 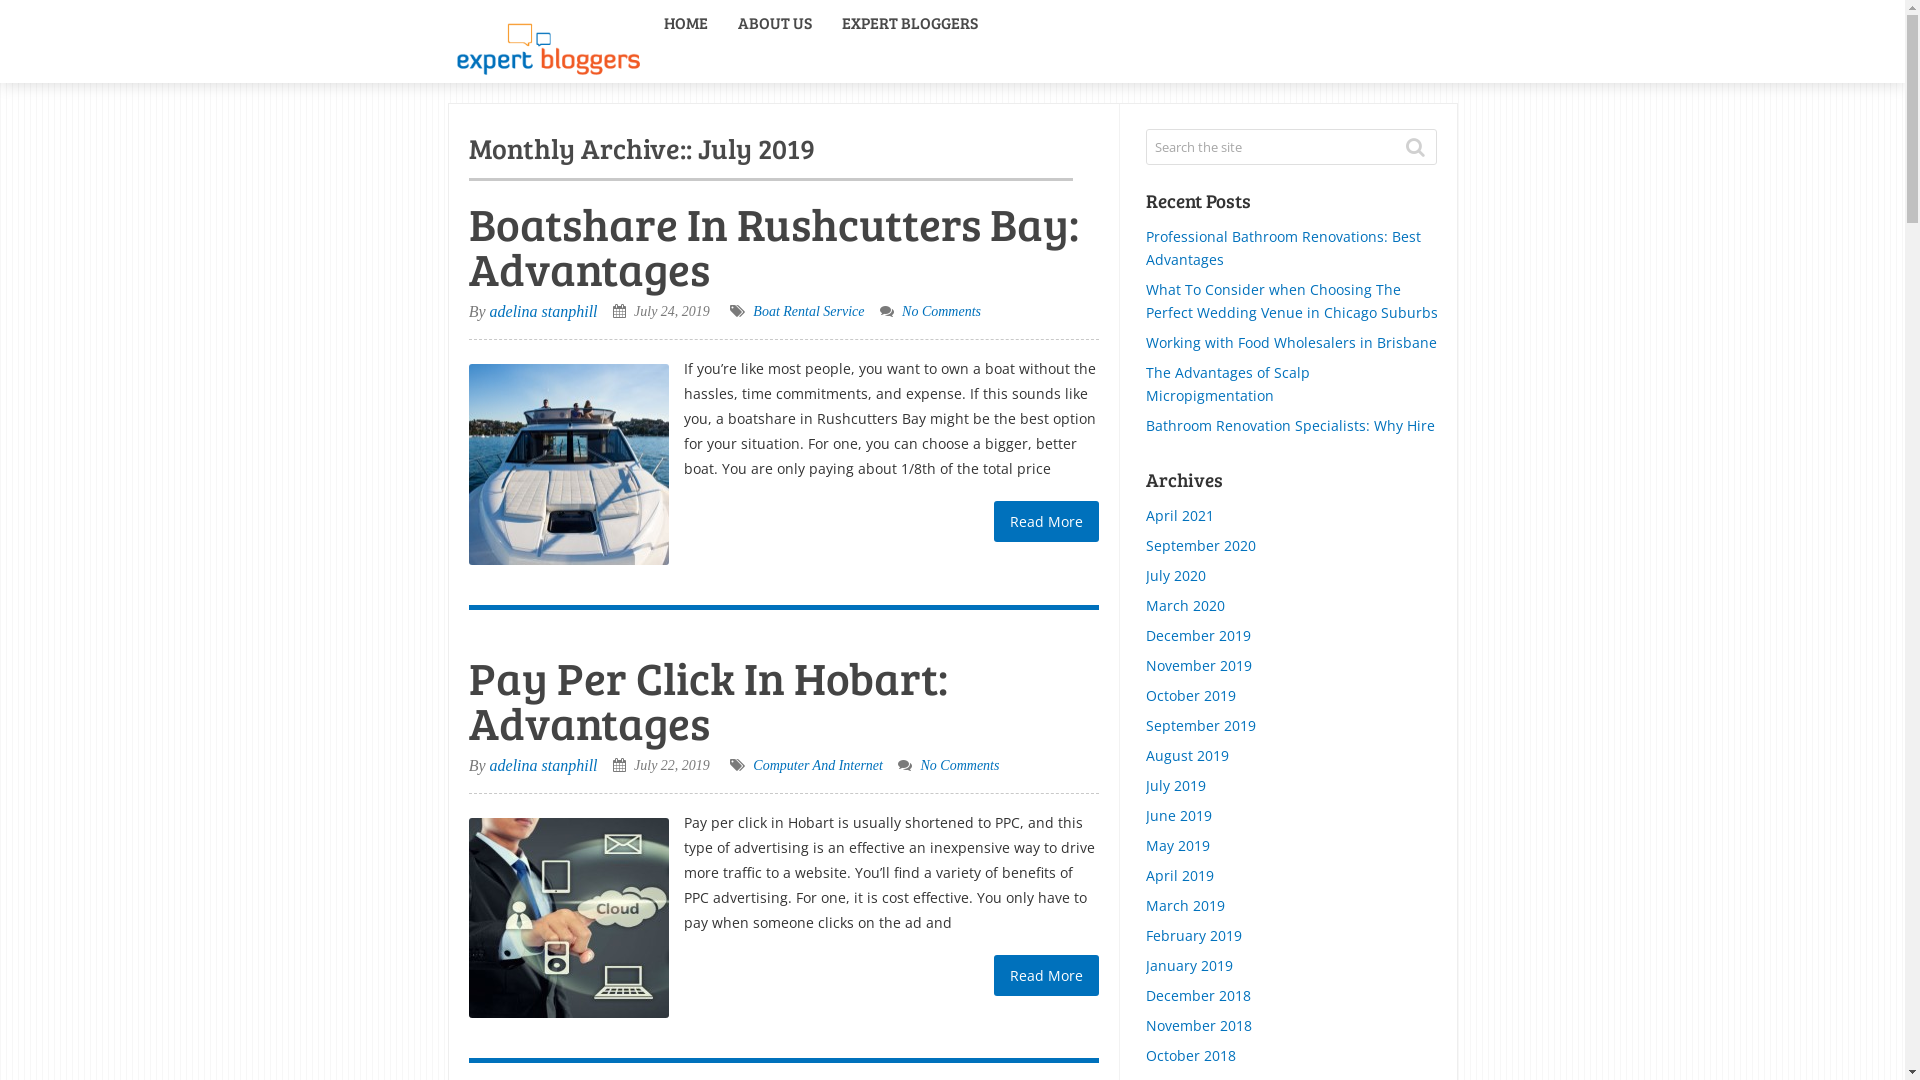 What do you see at coordinates (1199, 1025) in the screenshot?
I see `'November 2018'` at bounding box center [1199, 1025].